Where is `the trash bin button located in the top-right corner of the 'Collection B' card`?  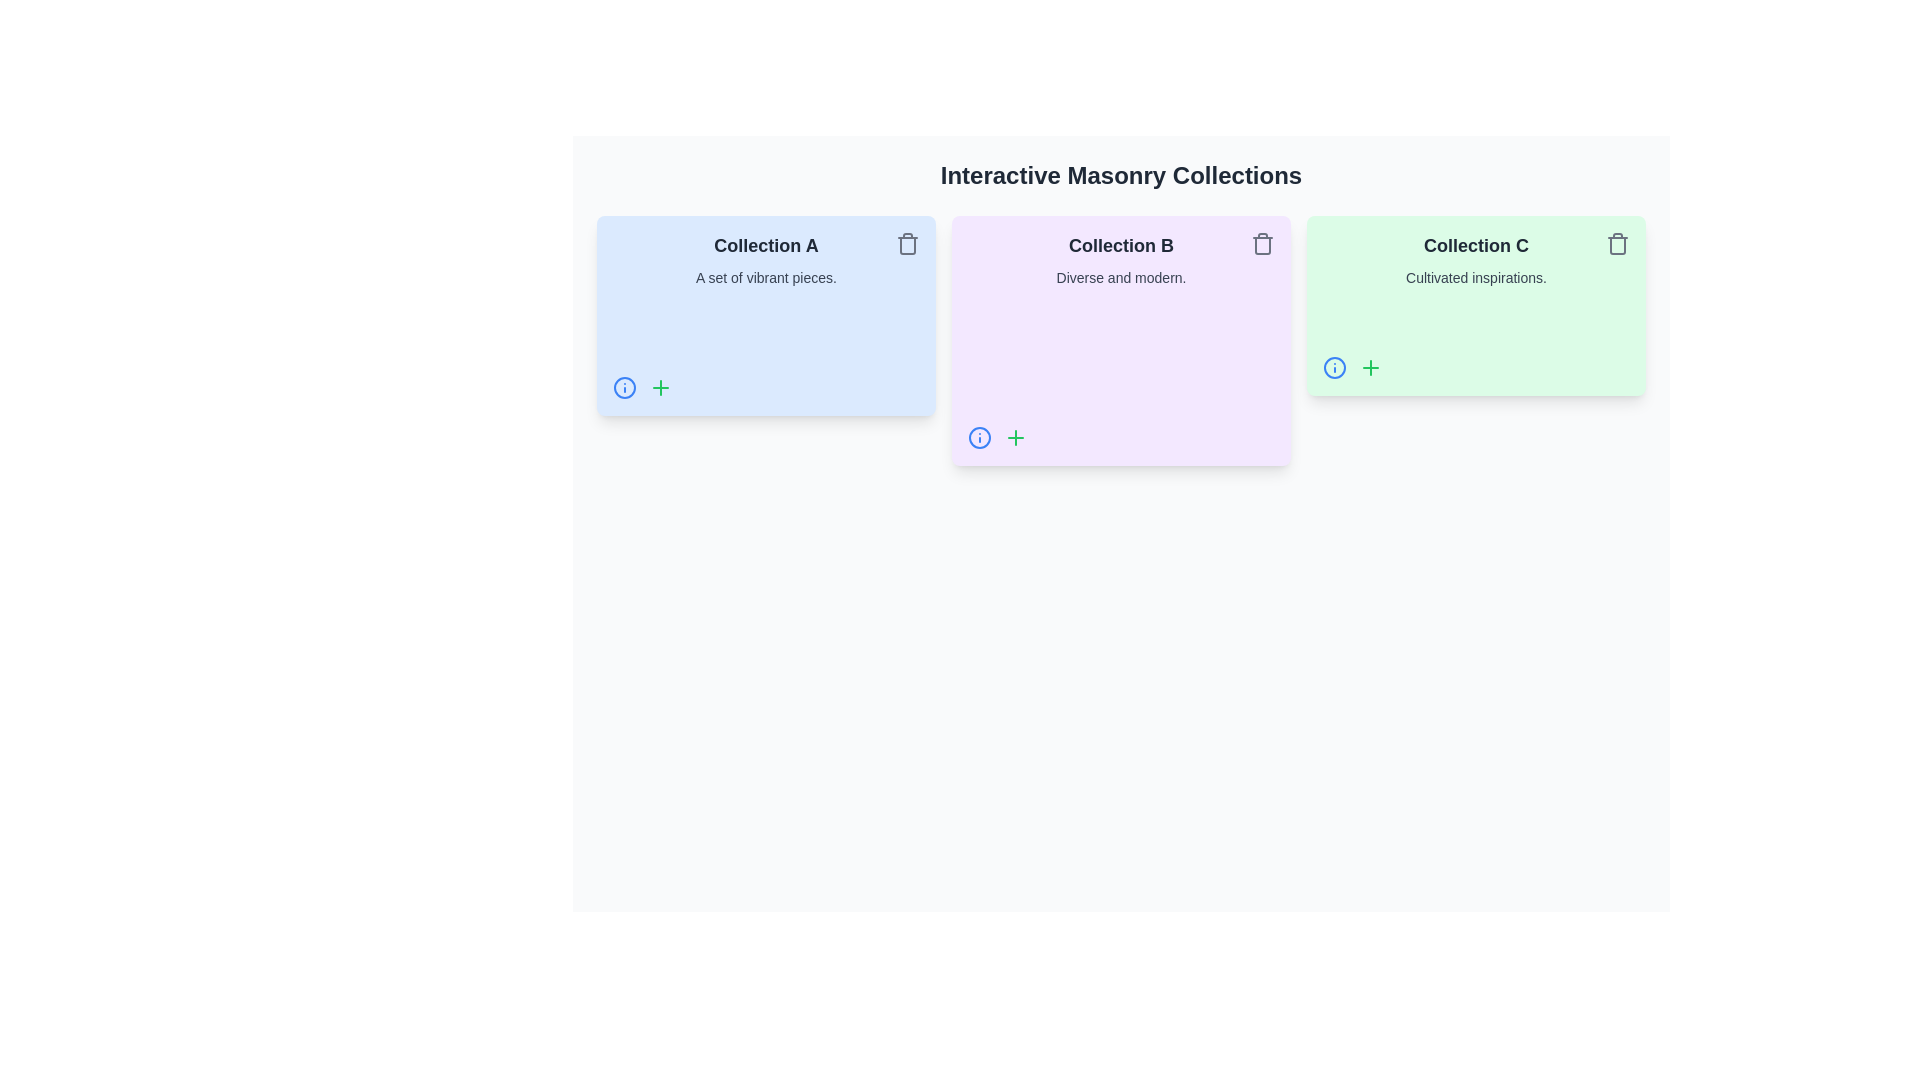
the trash bin button located in the top-right corner of the 'Collection B' card is located at coordinates (1261, 245).